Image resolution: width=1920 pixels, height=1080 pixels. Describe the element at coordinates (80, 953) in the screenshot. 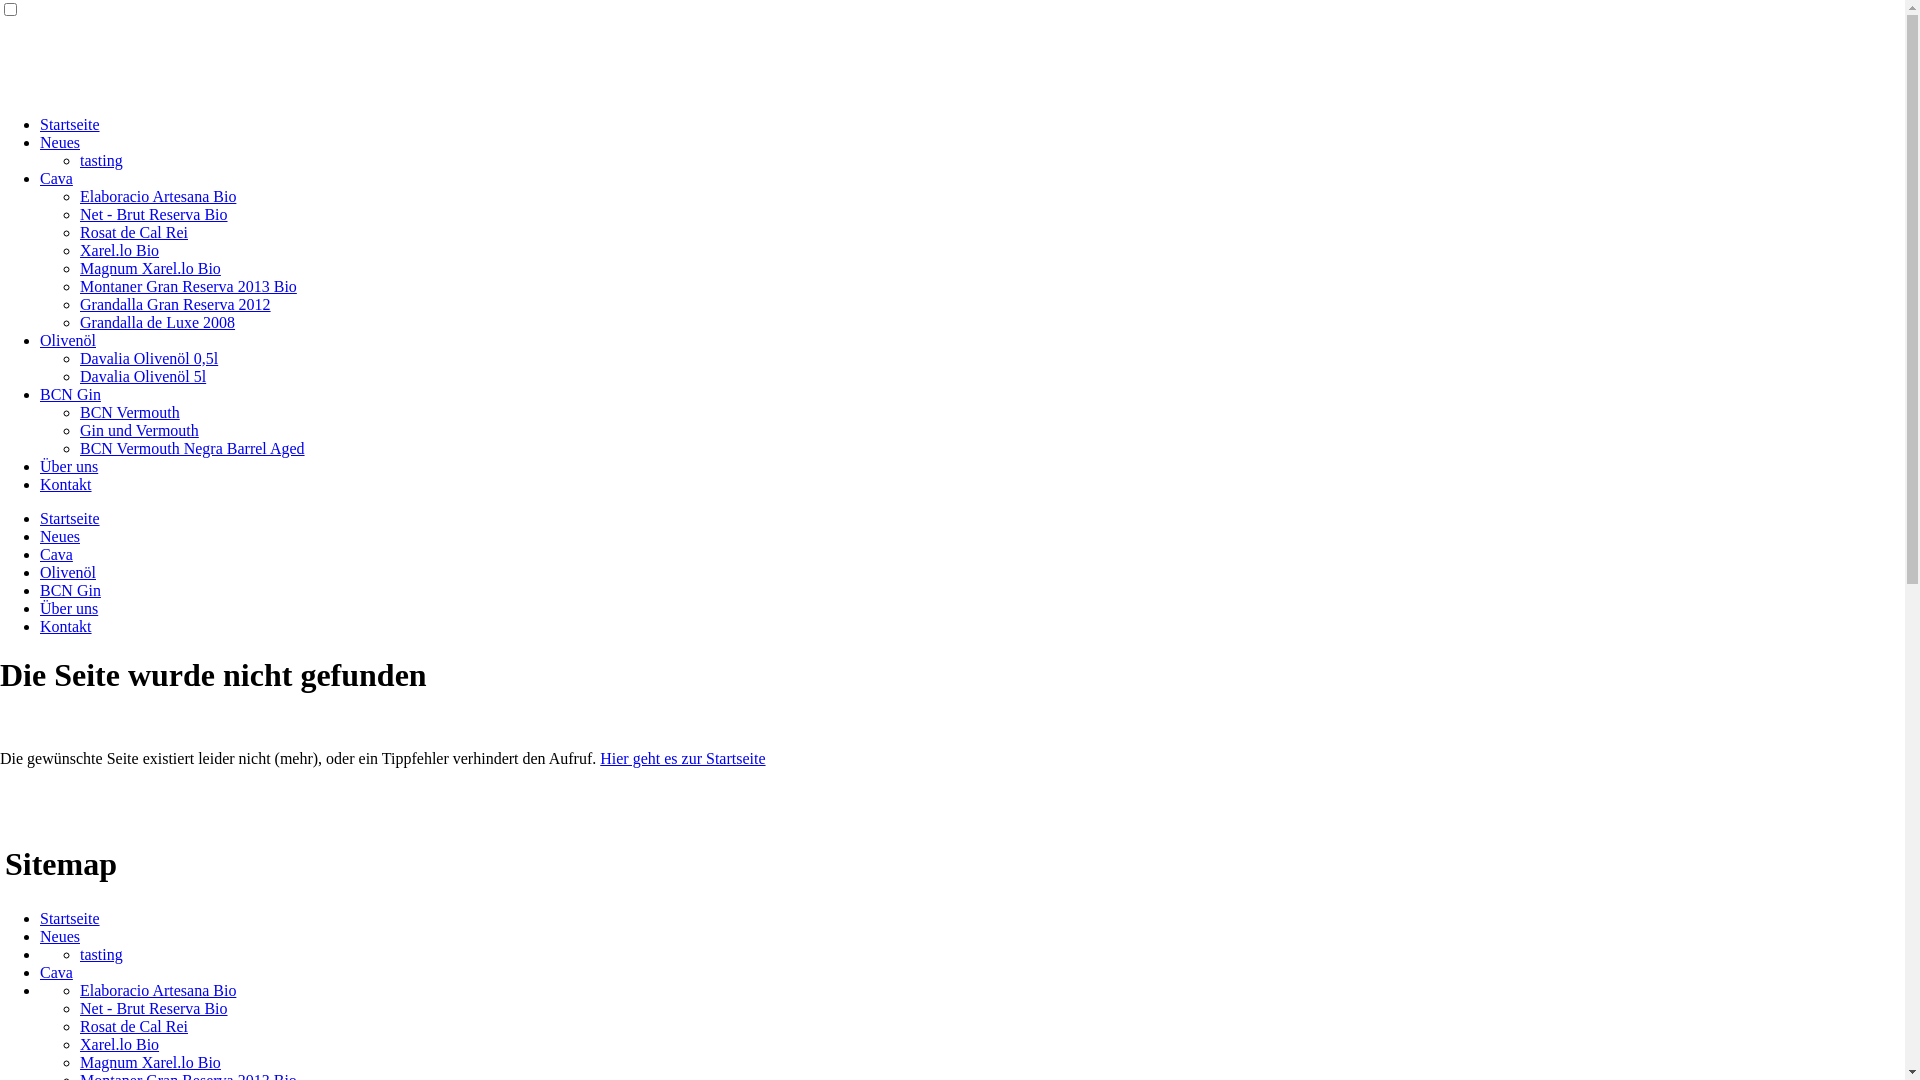

I see `'tasting'` at that location.